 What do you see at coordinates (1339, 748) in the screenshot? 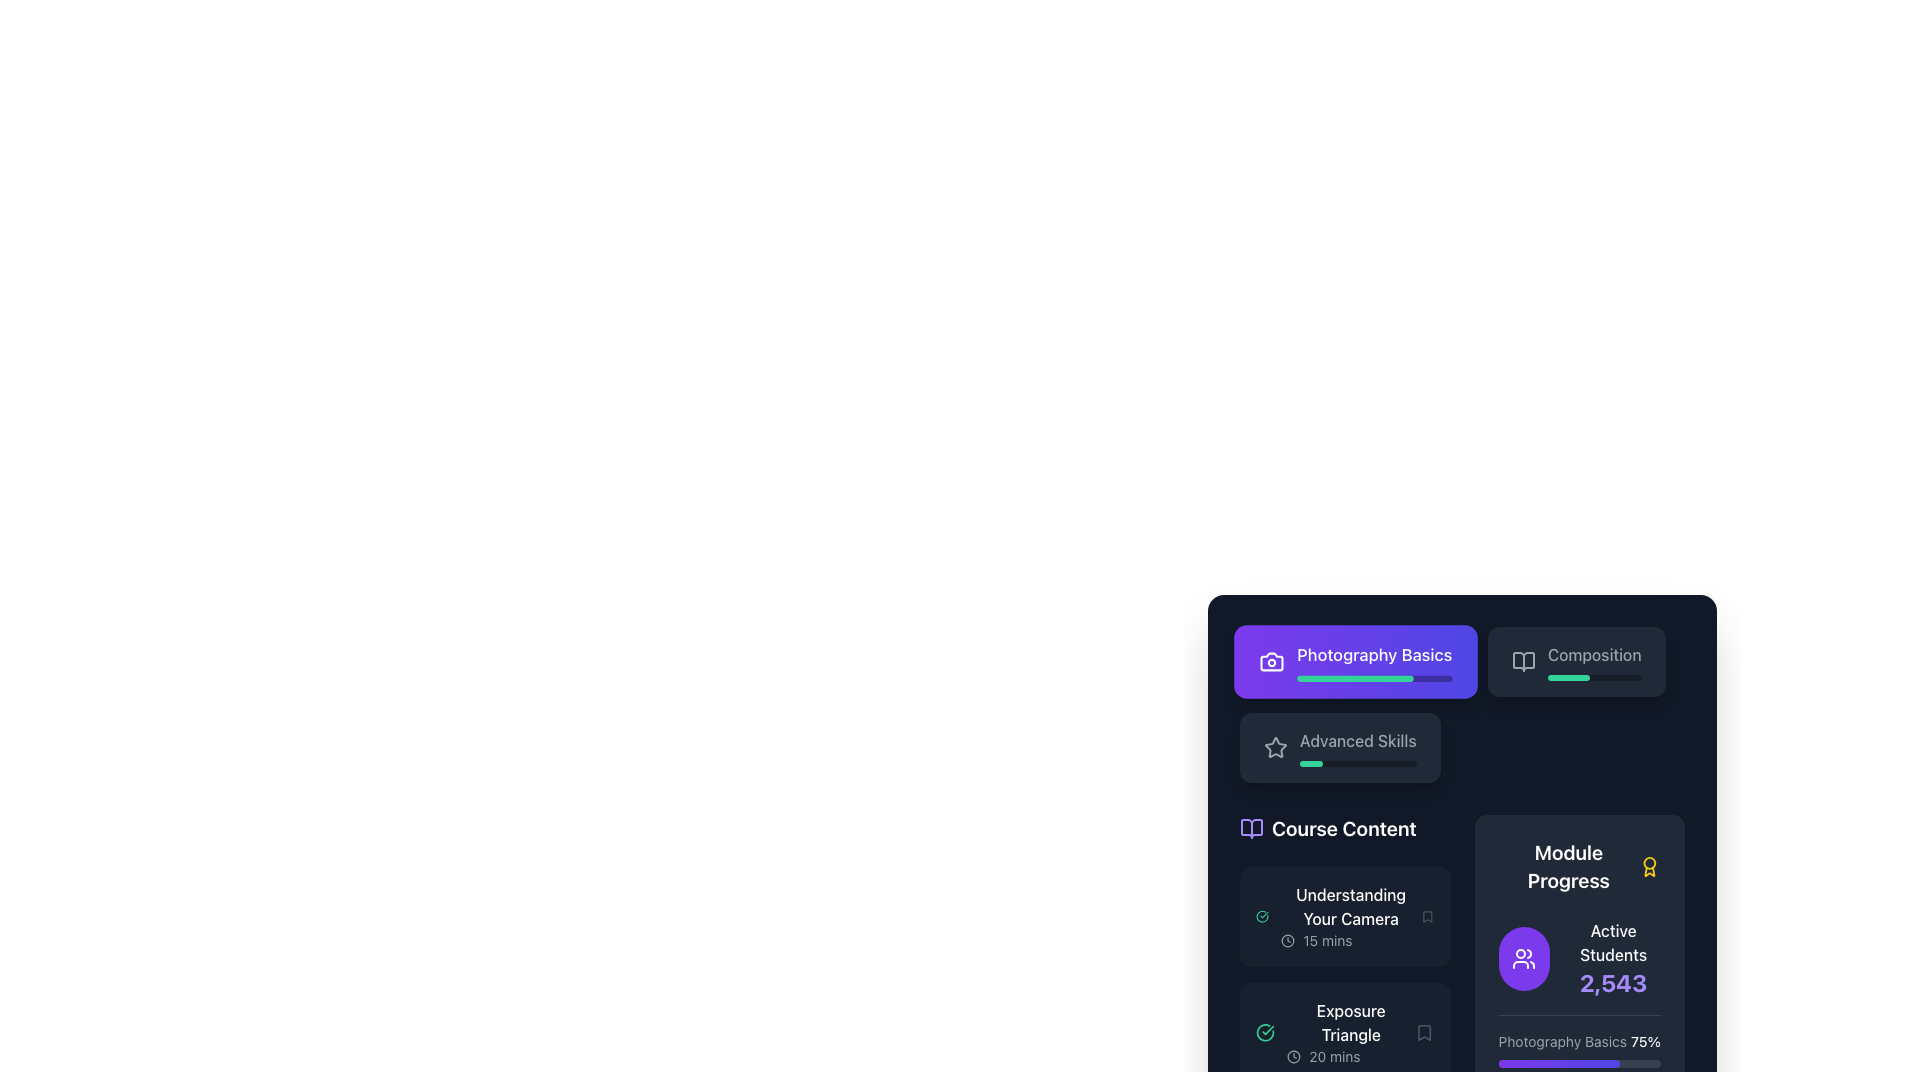
I see `the bottommost button in the horizontal button group` at bounding box center [1339, 748].